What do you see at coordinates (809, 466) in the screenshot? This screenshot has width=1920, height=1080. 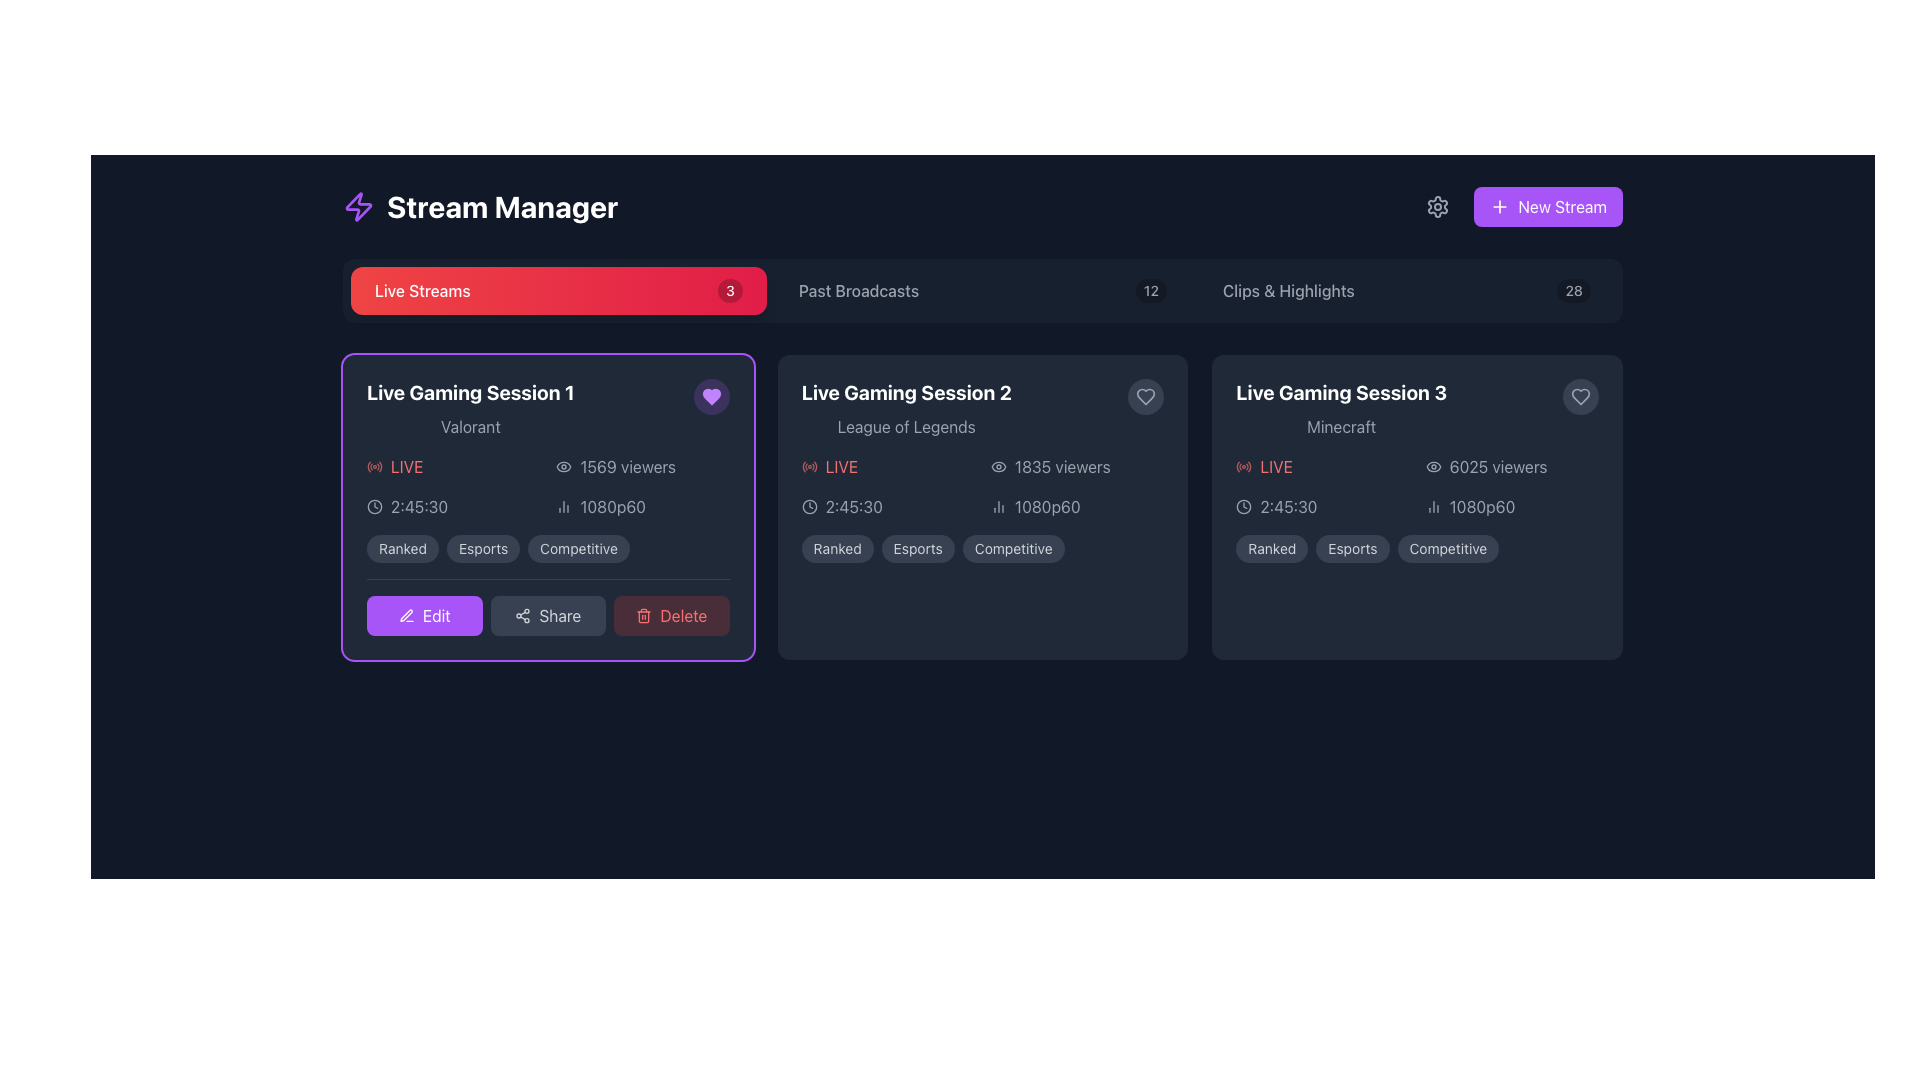 I see `the Broadcast indicator icon located at the top-left corner of the 'Live Gaming Session 2' card, which is directly to the left of the 'LIVE' text label` at bounding box center [809, 466].